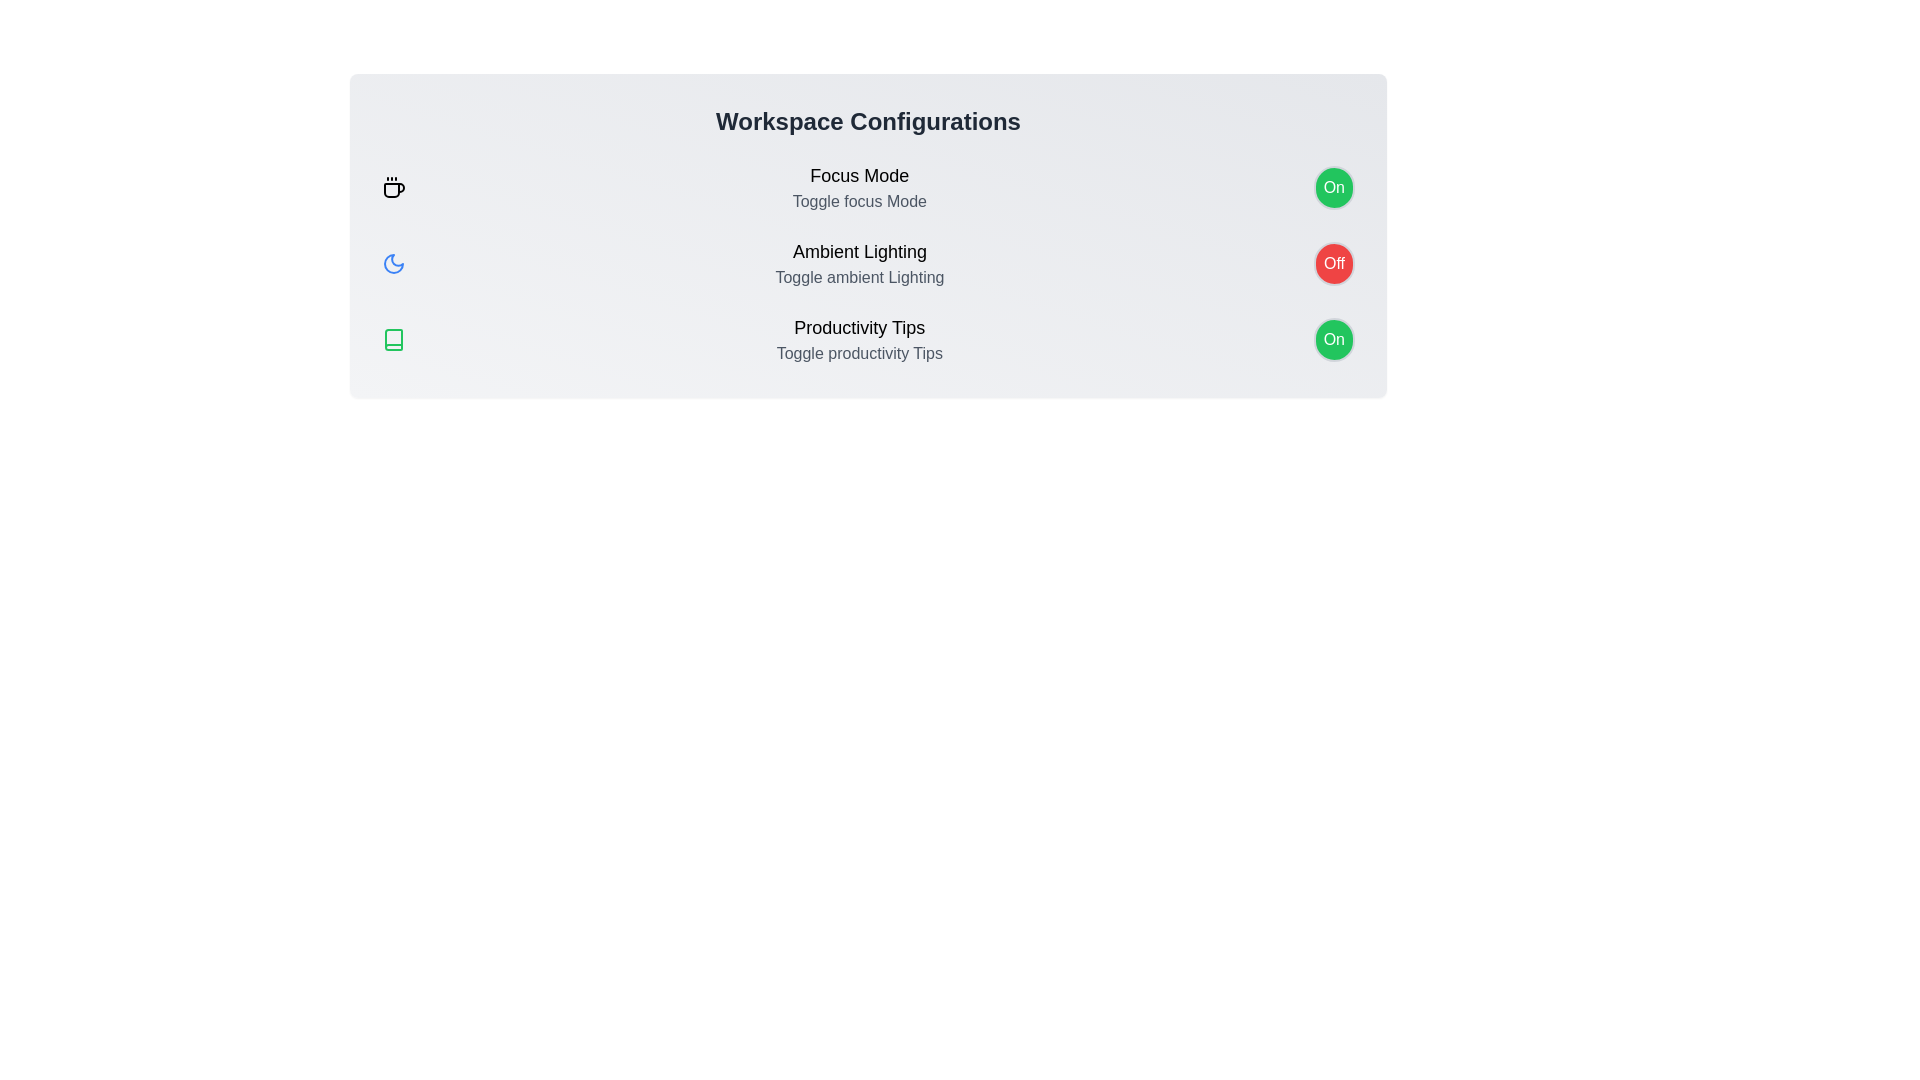 The width and height of the screenshot is (1920, 1080). What do you see at coordinates (859, 250) in the screenshot?
I see `the text of Ambient Lighting` at bounding box center [859, 250].